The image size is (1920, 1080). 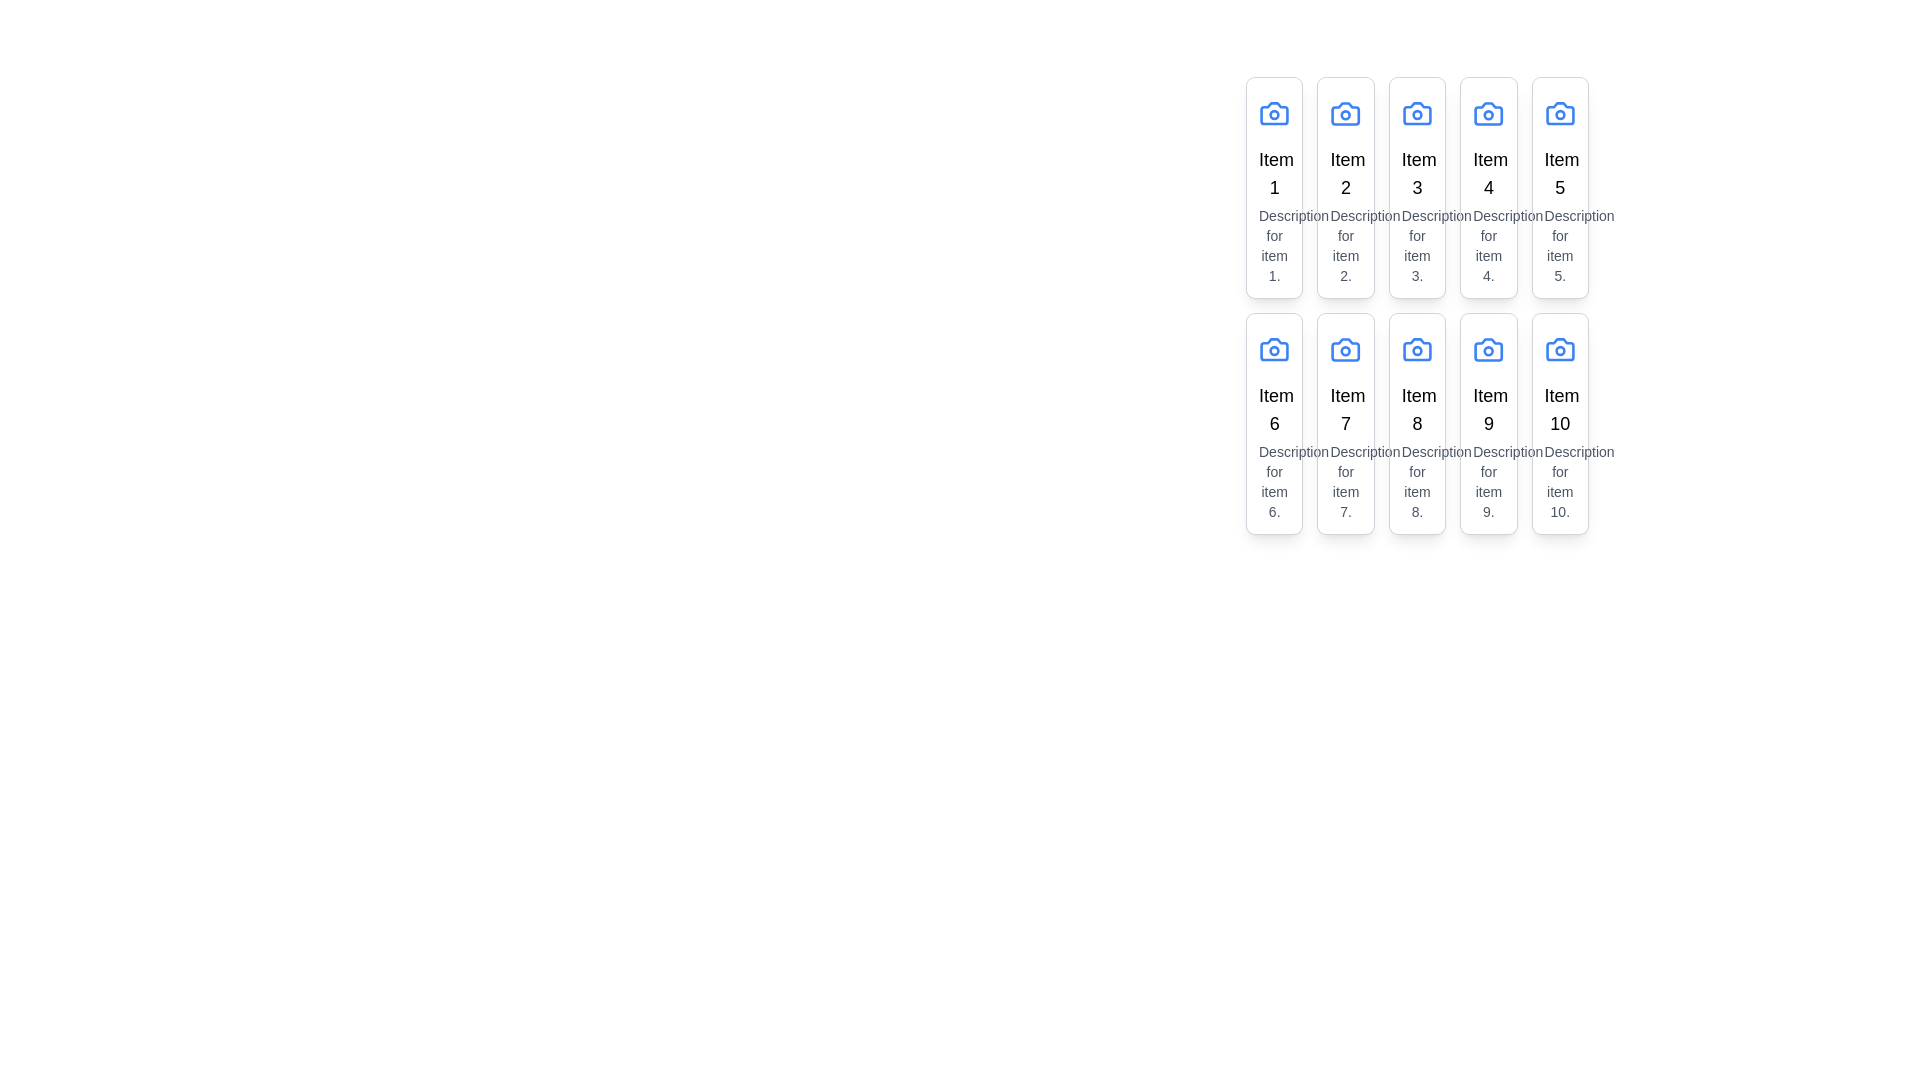 What do you see at coordinates (1273, 172) in the screenshot?
I see `the static text label that serves as the title for the first card in the grid layout, located in the upper-left corner below the image icon` at bounding box center [1273, 172].